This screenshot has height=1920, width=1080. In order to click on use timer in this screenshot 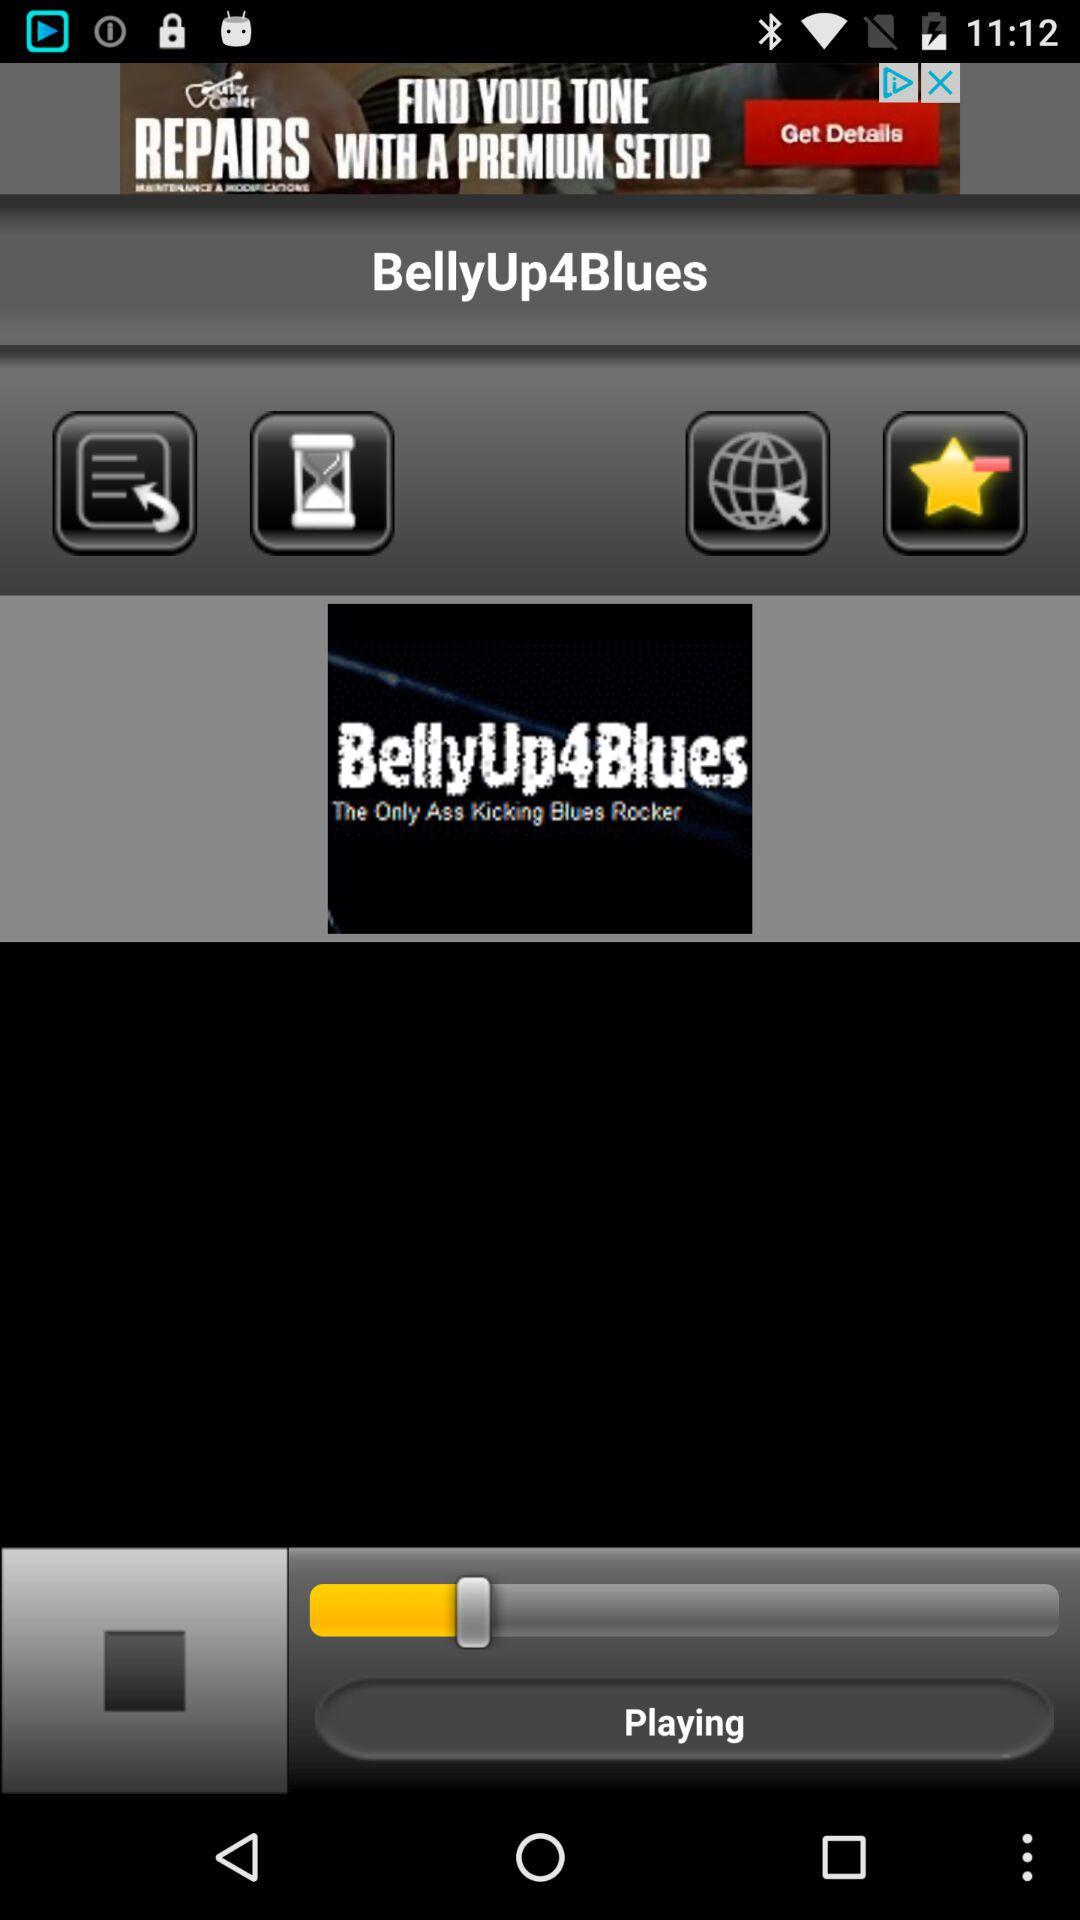, I will do `click(321, 483)`.